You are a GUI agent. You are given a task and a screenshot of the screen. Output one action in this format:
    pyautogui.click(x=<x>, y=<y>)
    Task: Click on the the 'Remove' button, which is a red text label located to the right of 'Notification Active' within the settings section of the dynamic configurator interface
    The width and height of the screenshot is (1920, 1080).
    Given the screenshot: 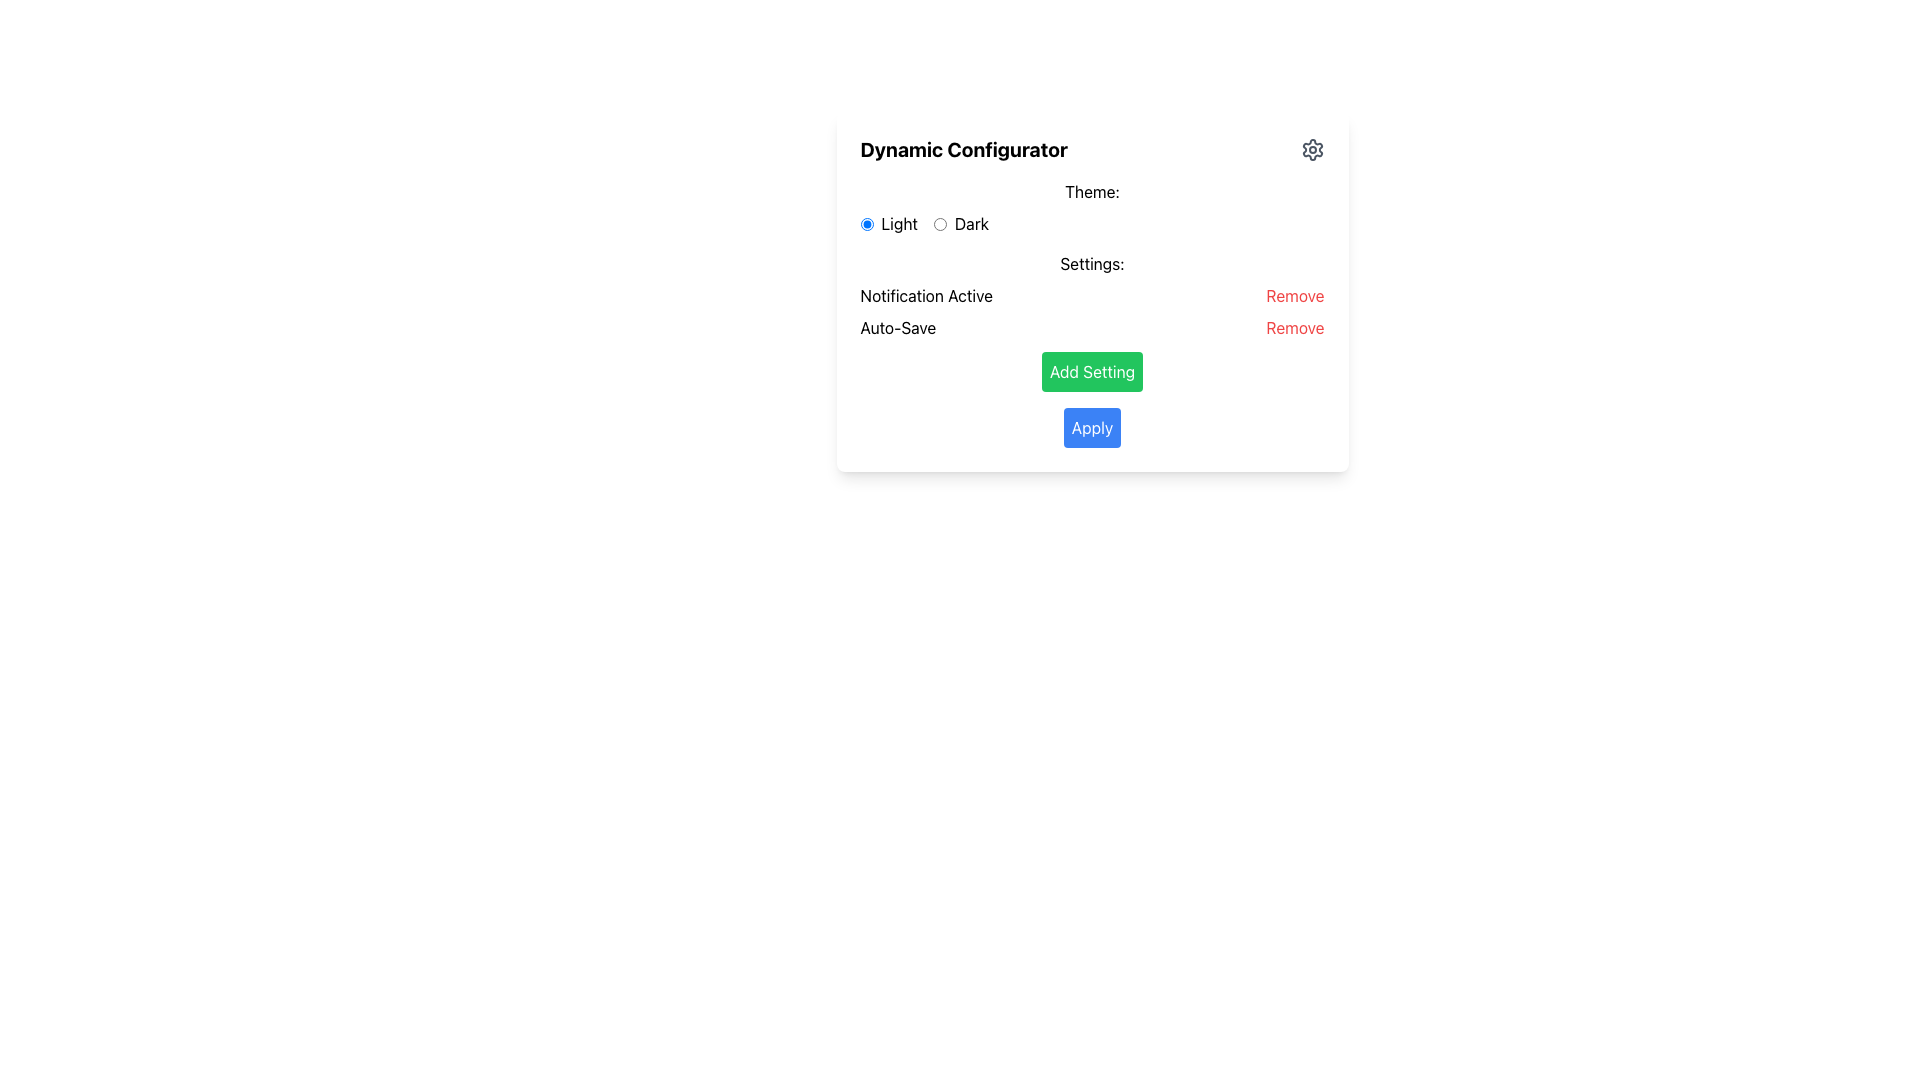 What is the action you would take?
    pyautogui.click(x=1295, y=296)
    